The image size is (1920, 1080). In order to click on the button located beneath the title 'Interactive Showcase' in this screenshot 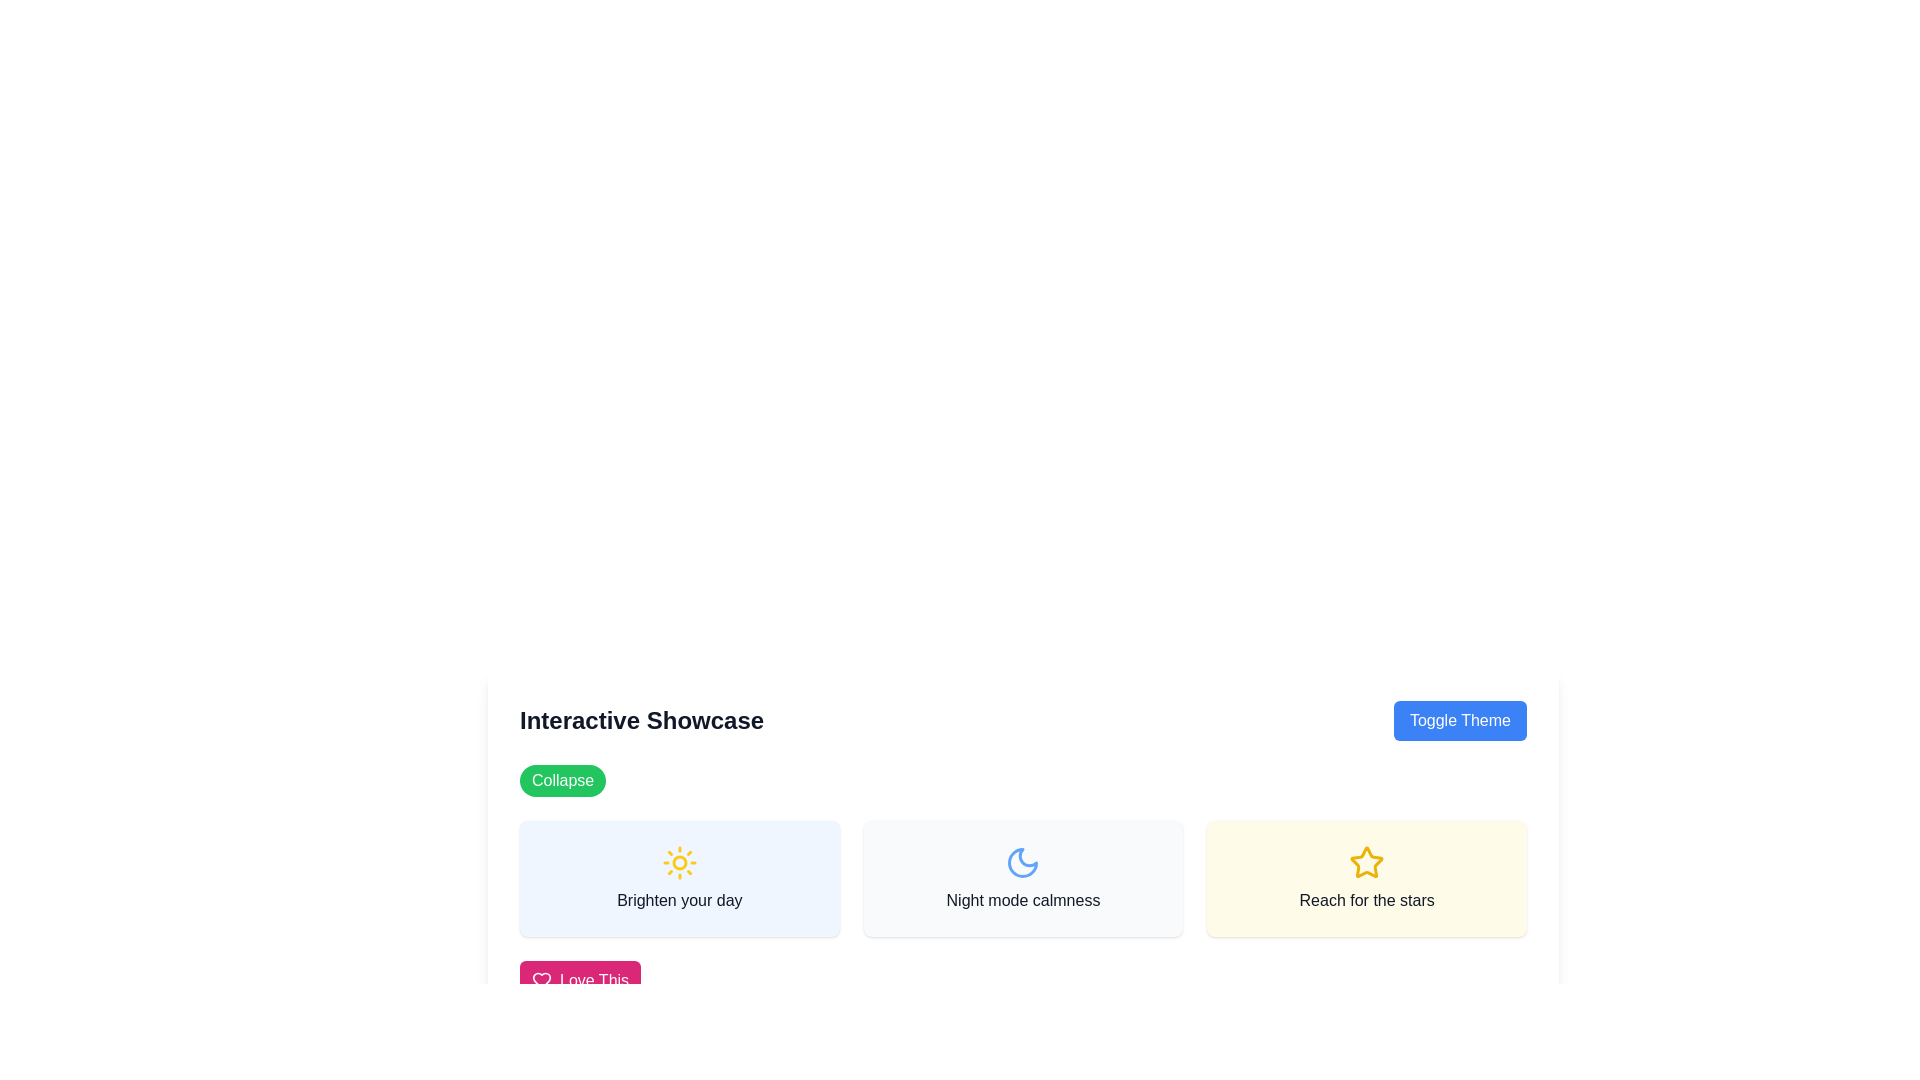, I will do `click(562, 779)`.